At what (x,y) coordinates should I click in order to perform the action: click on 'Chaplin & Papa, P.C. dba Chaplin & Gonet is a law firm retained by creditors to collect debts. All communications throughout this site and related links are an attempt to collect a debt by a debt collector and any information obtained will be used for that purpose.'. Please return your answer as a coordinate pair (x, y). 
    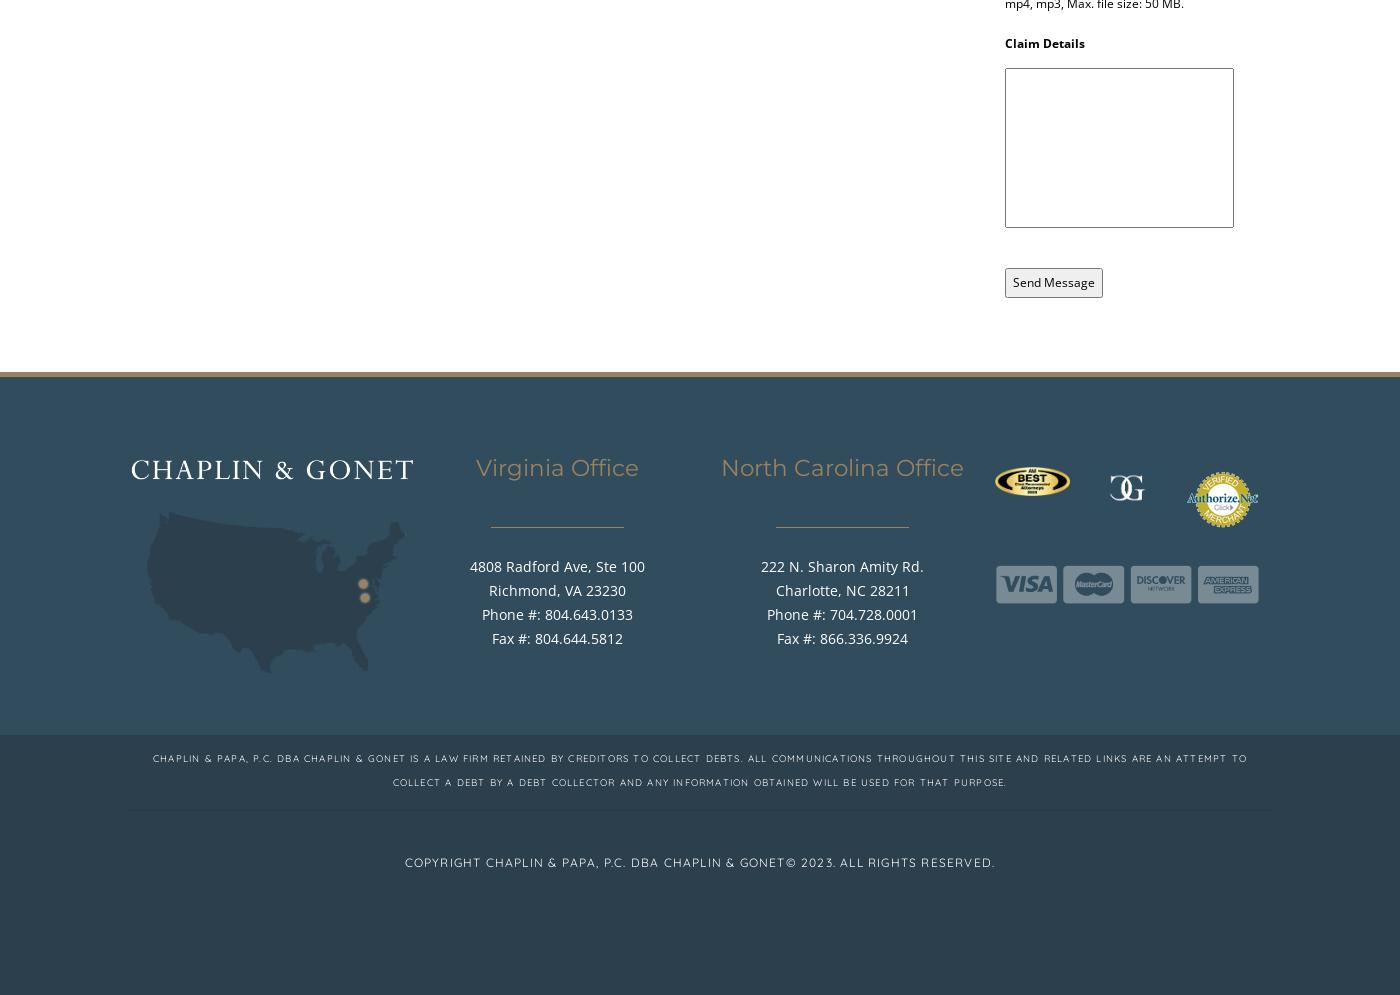
    Looking at the image, I should click on (699, 769).